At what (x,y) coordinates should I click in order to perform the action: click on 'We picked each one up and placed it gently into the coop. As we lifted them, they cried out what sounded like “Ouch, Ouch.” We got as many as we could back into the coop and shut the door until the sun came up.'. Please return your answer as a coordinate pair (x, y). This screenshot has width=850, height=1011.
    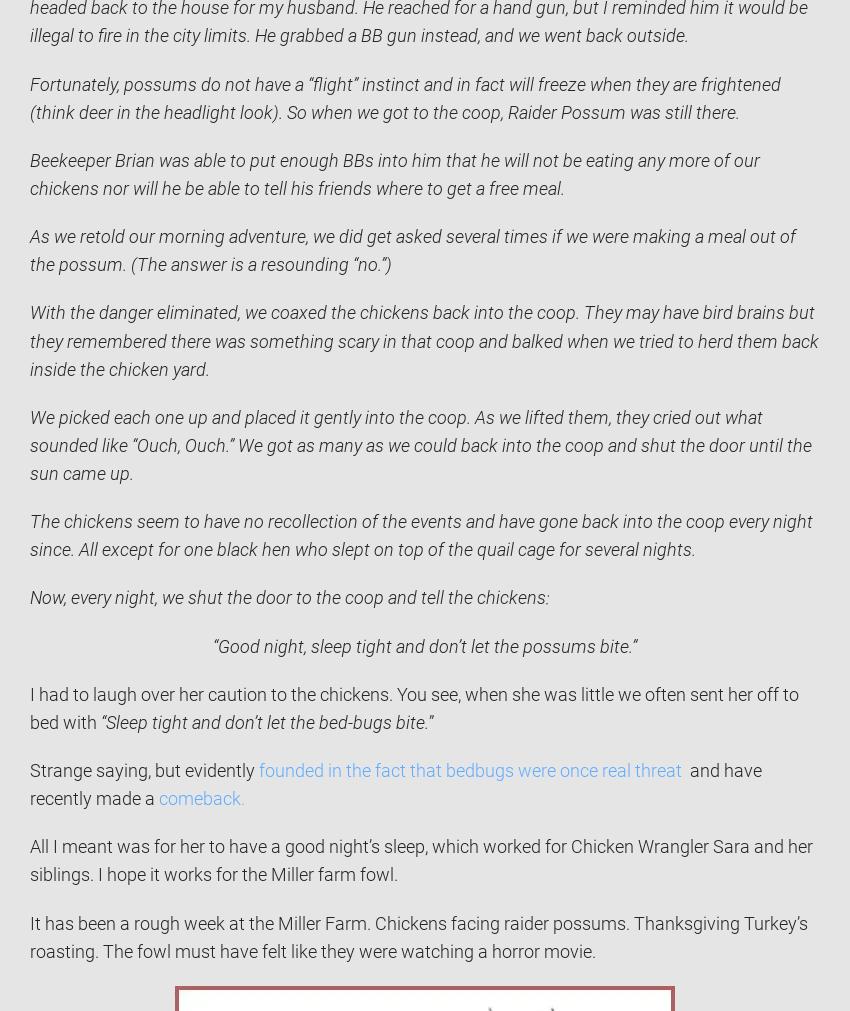
    Looking at the image, I should click on (421, 444).